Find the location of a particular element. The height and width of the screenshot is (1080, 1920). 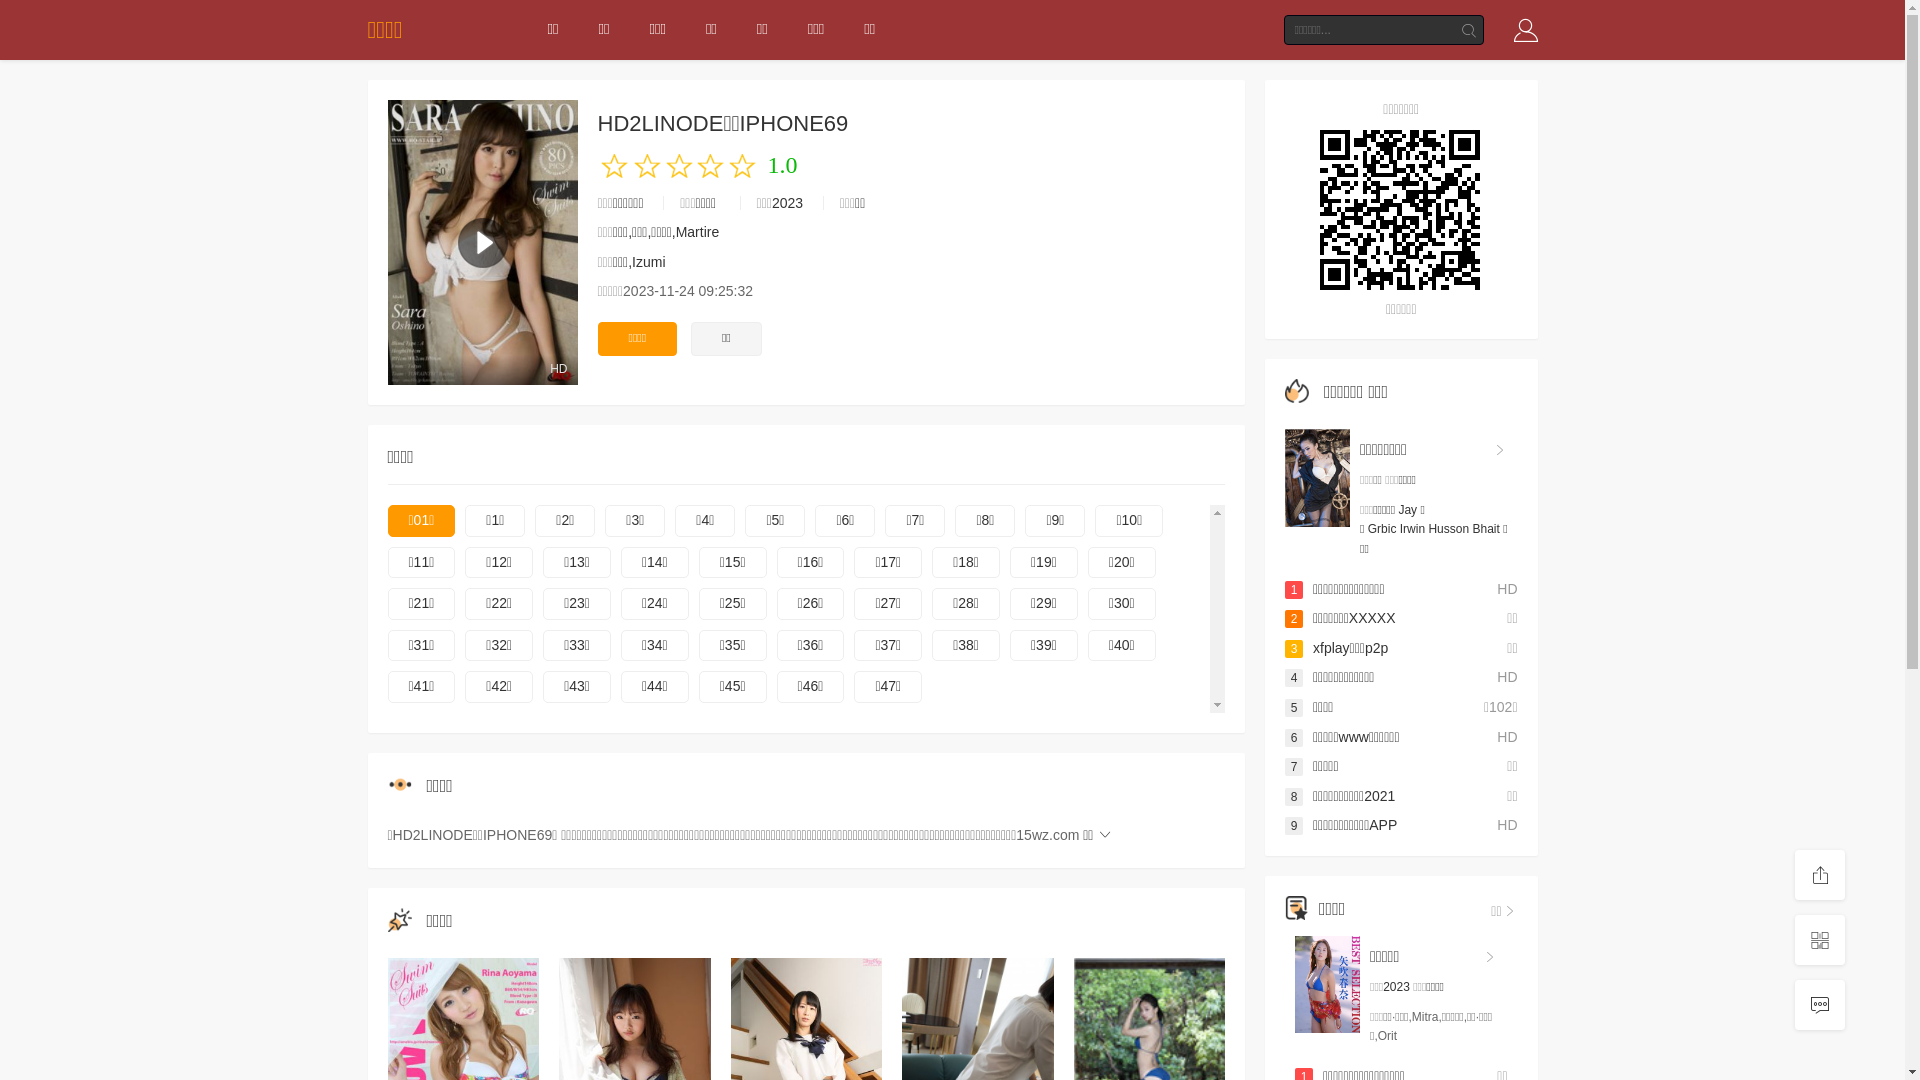

'Bhait' is located at coordinates (1485, 527).